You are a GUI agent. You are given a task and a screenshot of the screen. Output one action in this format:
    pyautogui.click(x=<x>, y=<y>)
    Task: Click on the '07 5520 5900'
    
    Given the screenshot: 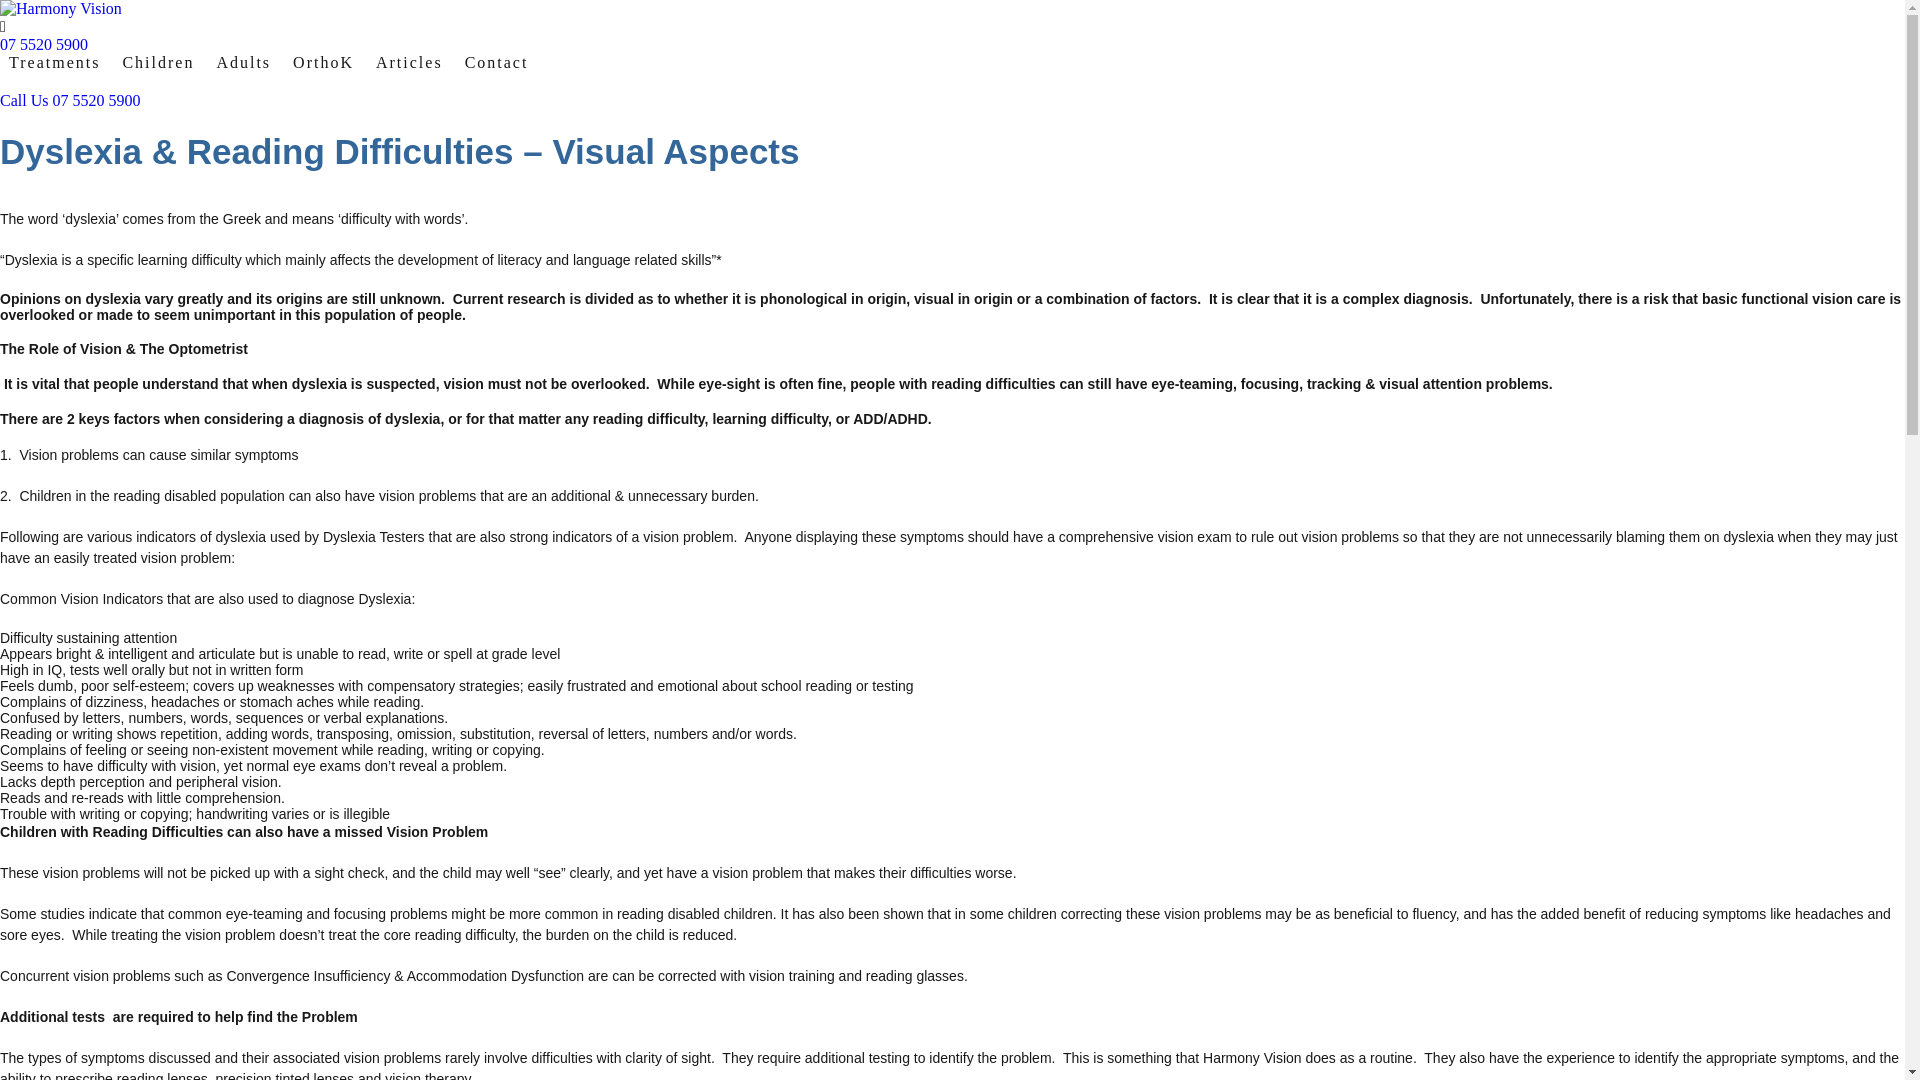 What is the action you would take?
    pyautogui.click(x=951, y=45)
    